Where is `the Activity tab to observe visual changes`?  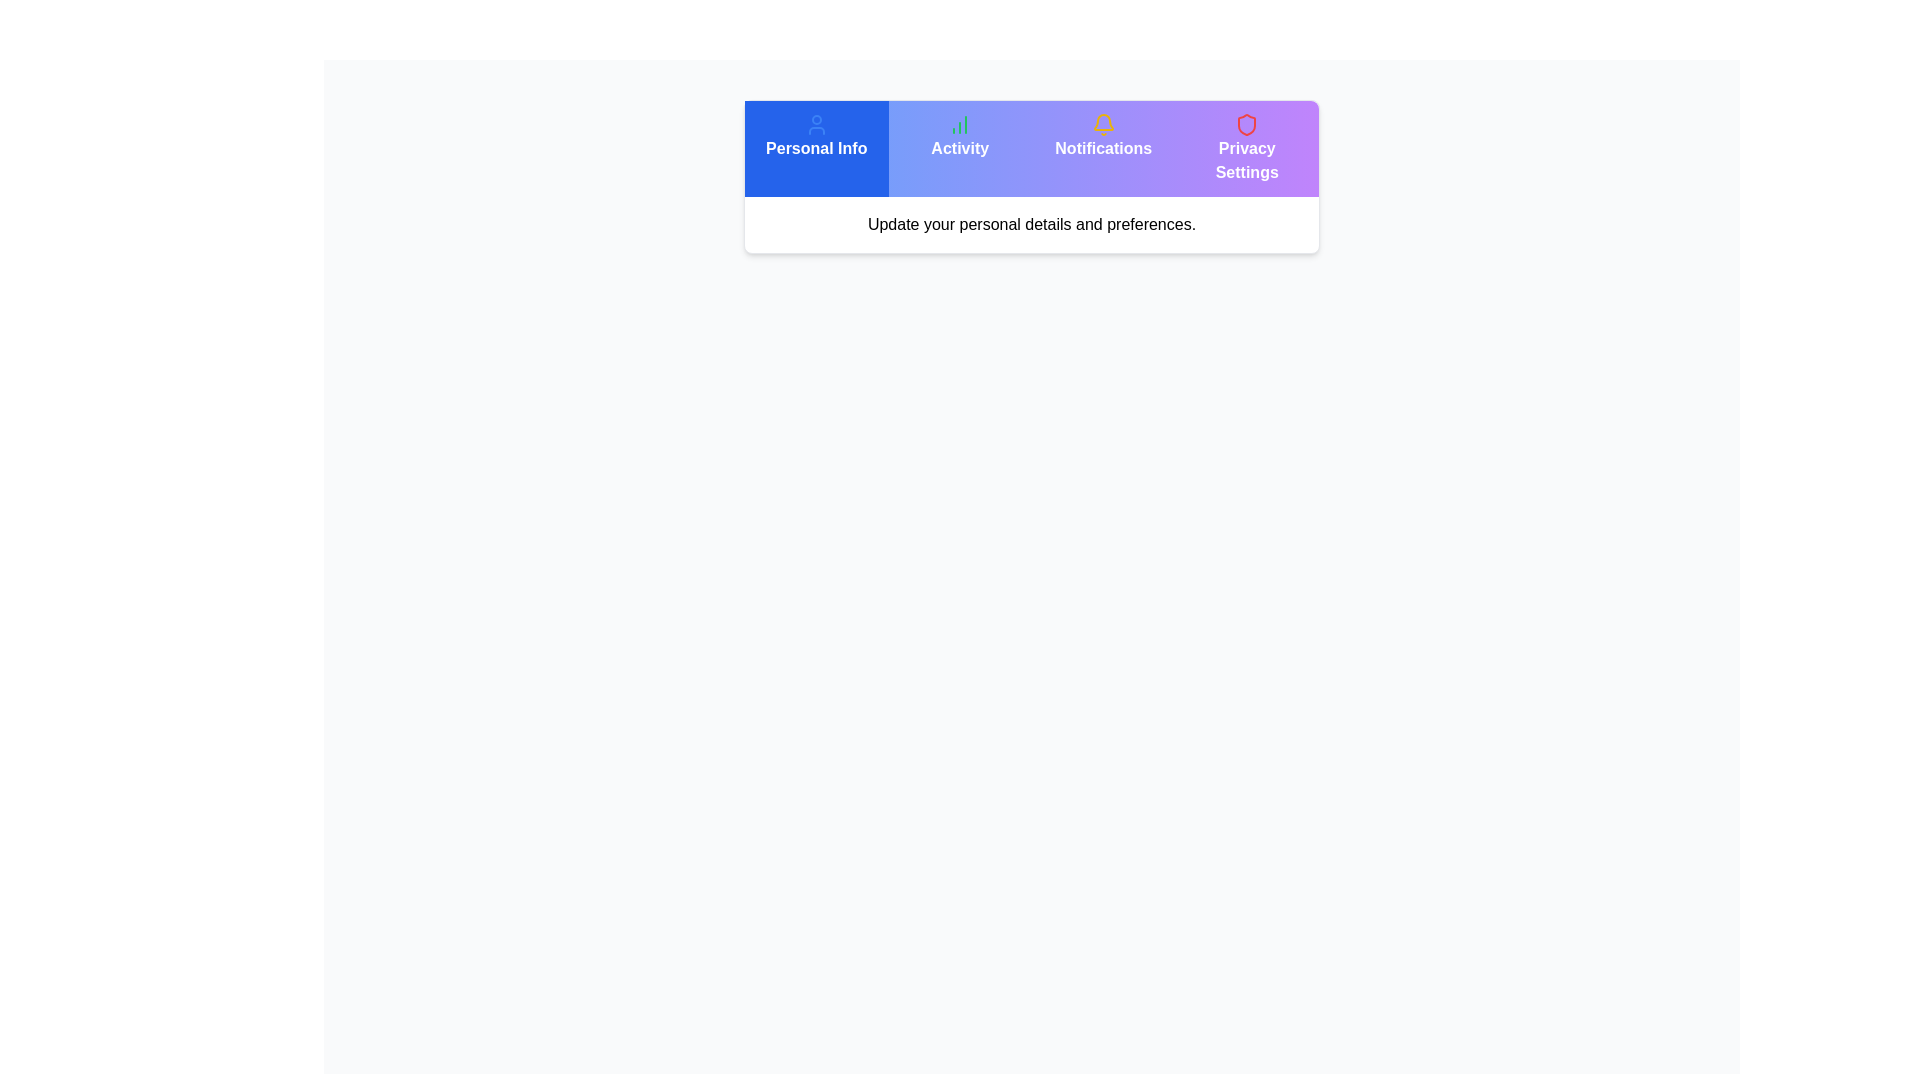 the Activity tab to observe visual changes is located at coordinates (960, 148).